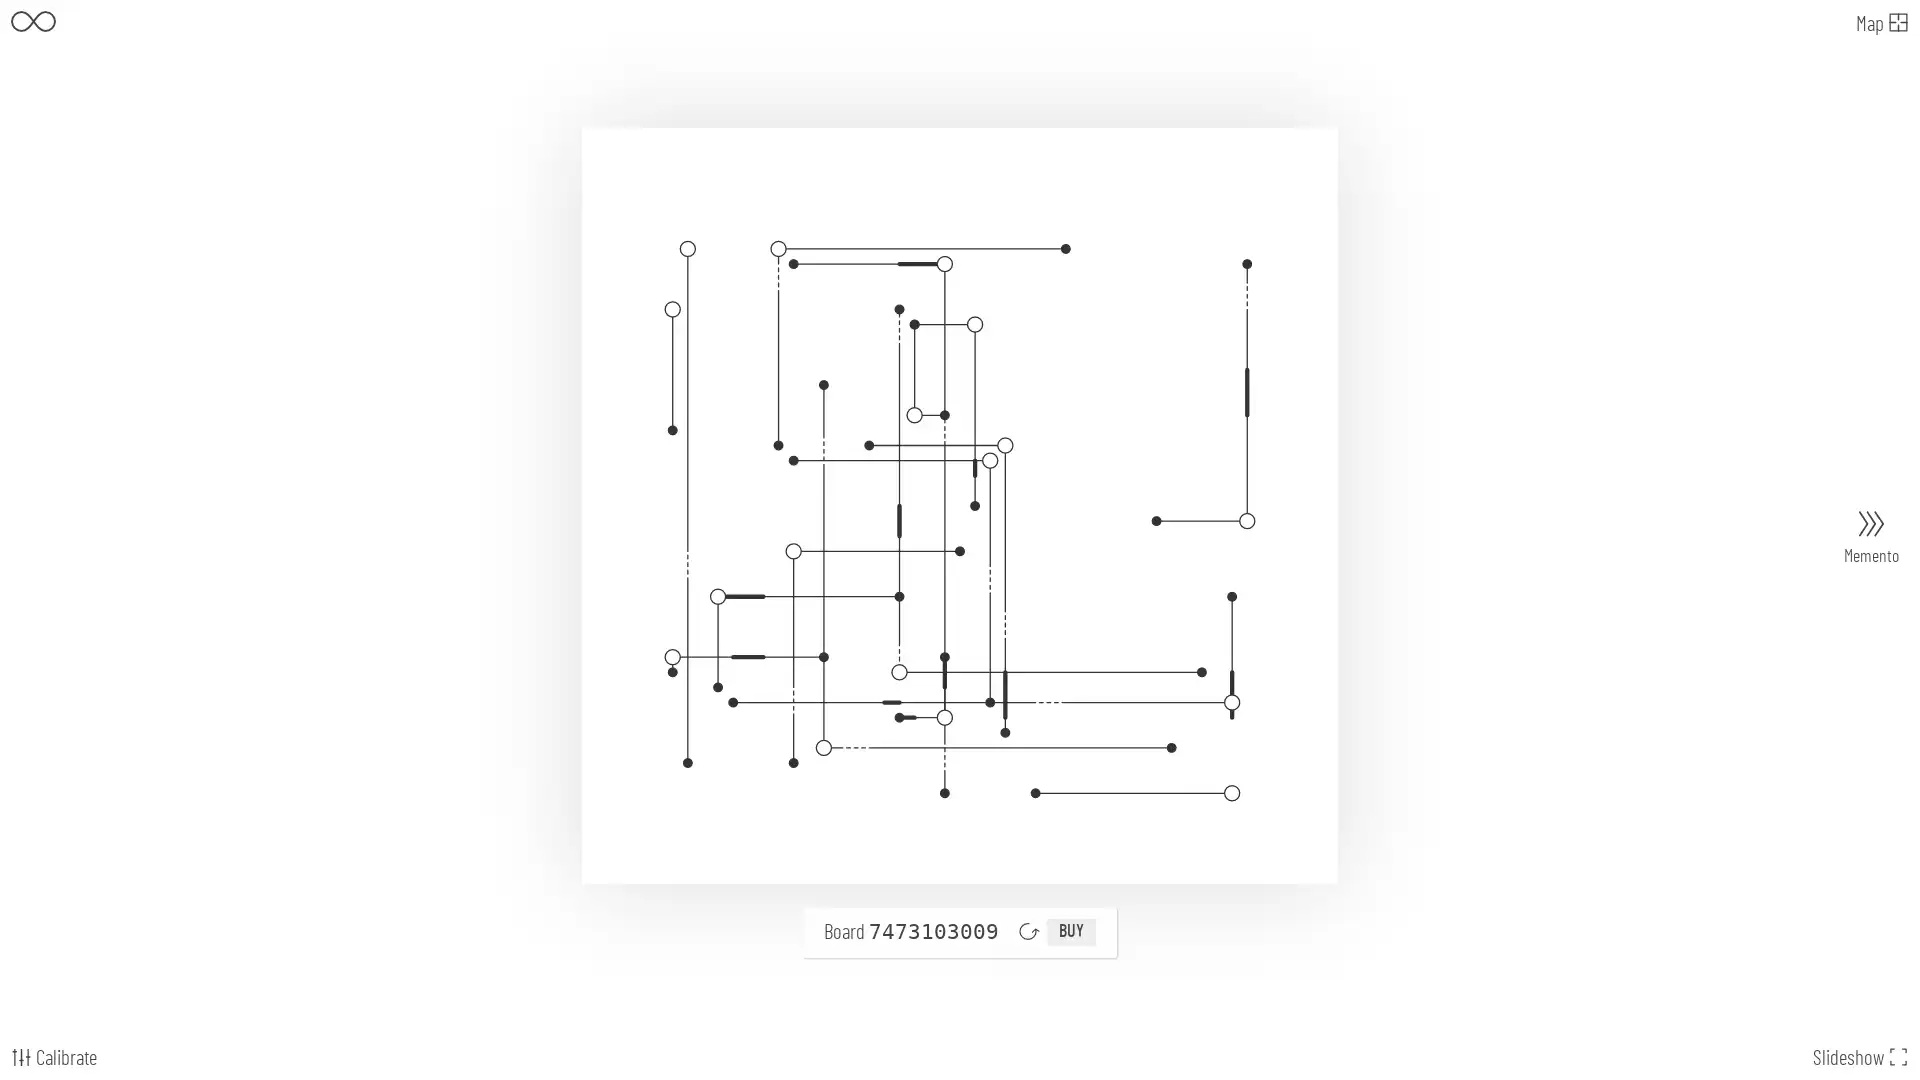  What do you see at coordinates (52, 1056) in the screenshot?
I see `Calibrate` at bounding box center [52, 1056].